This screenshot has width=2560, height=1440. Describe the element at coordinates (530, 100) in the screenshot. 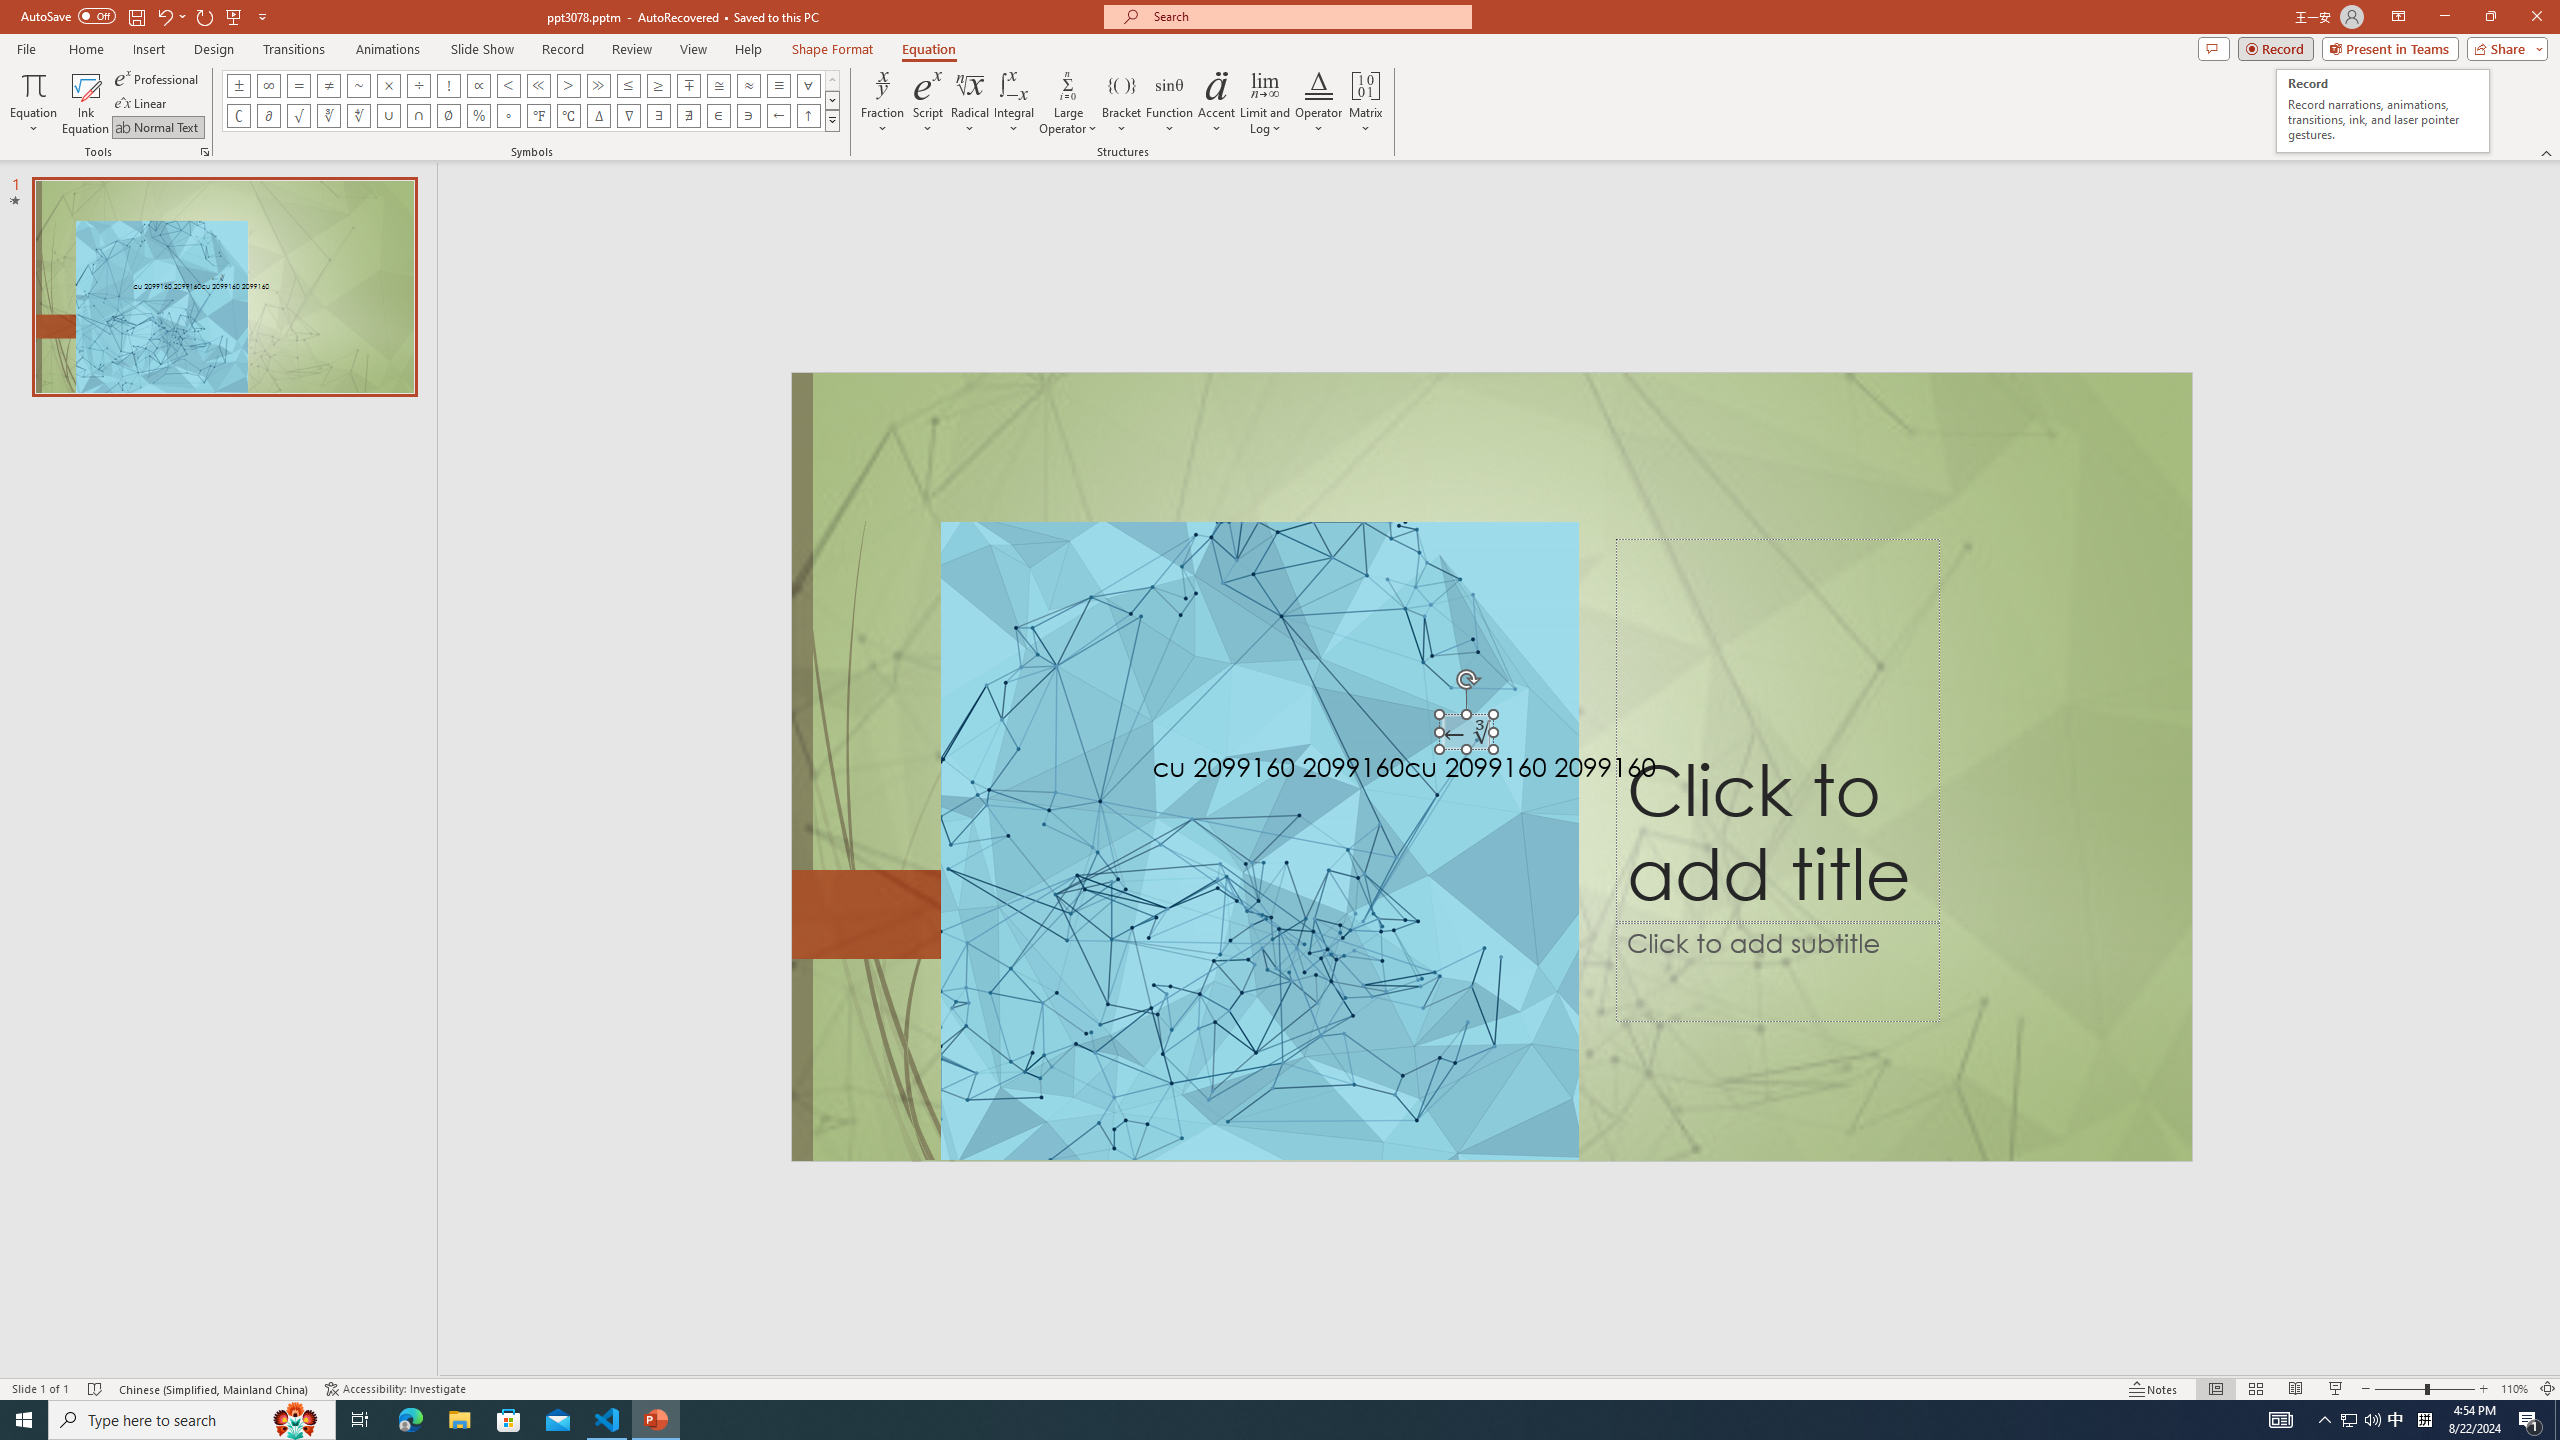

I see `'AutomationID: EquationSymbolsInsertGallery'` at that location.